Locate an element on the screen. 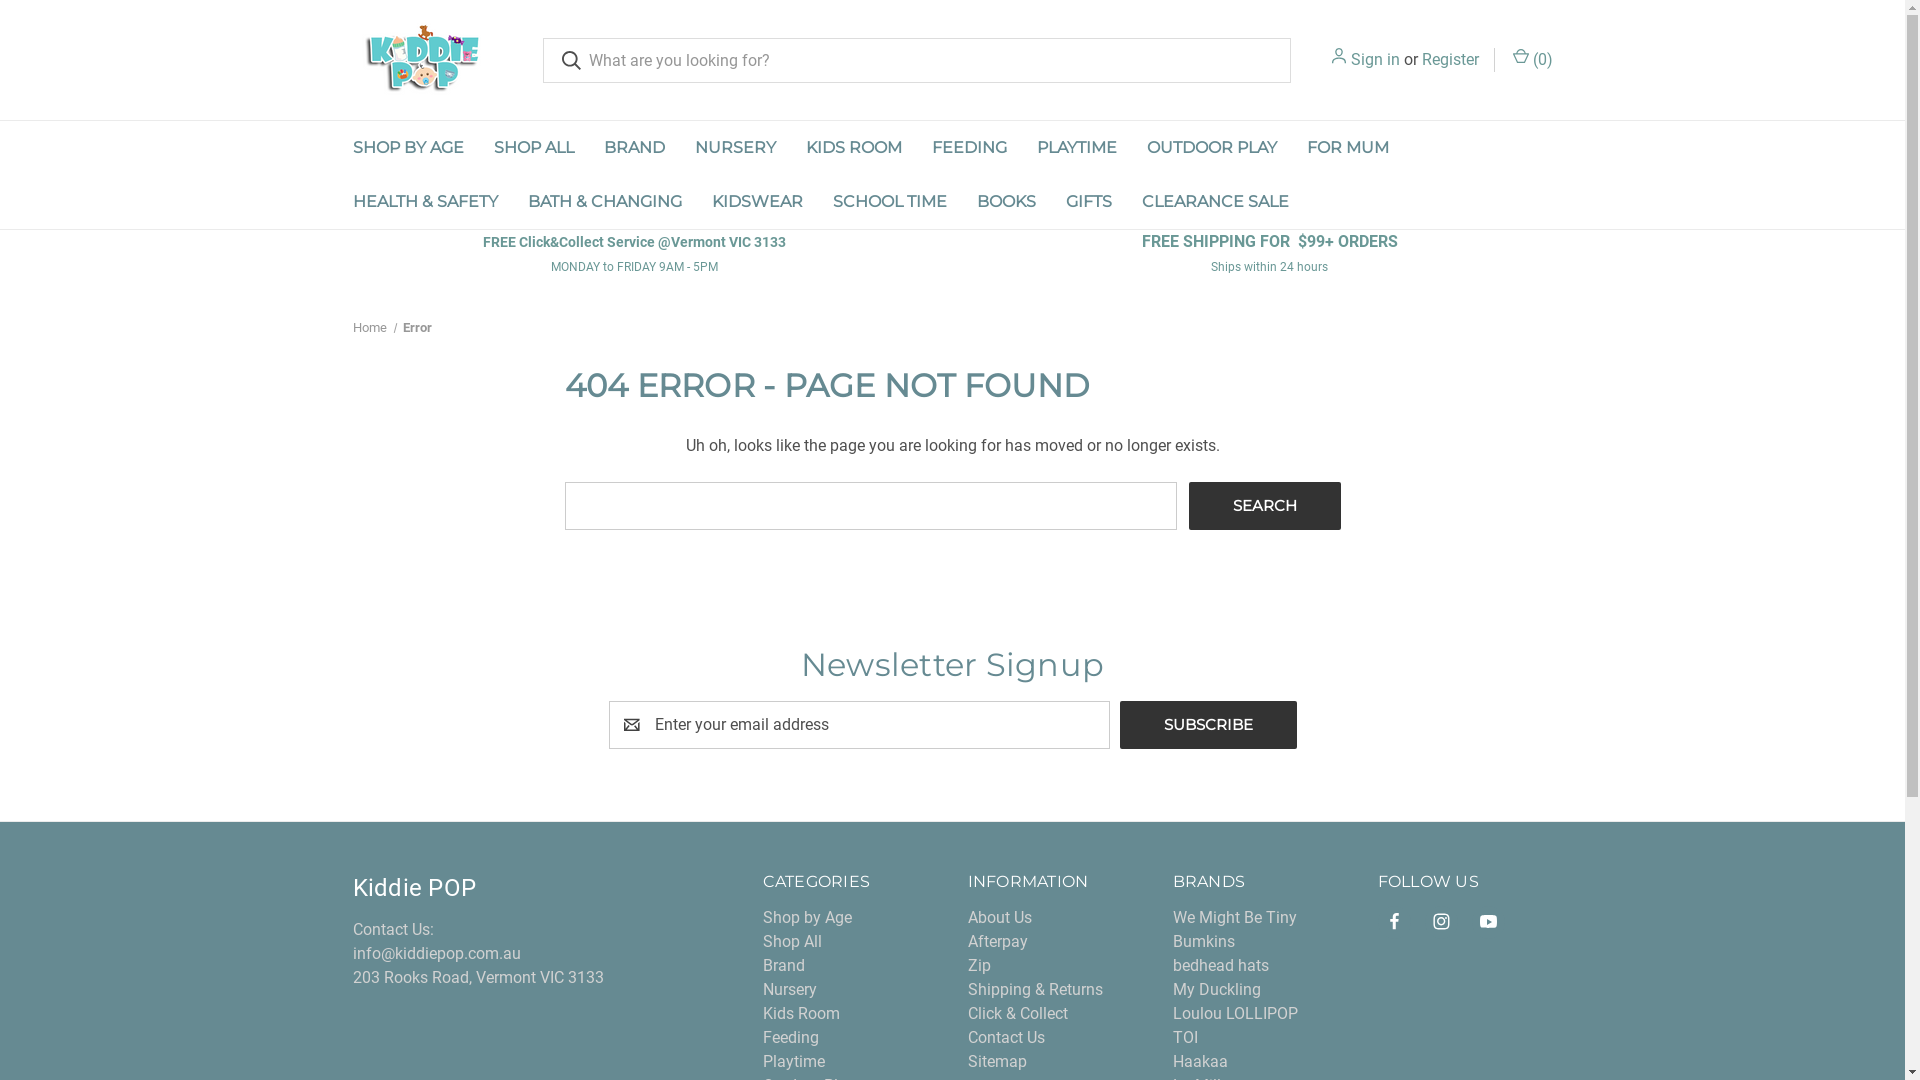 The width and height of the screenshot is (1920, 1080). 'bedhead hats' is located at coordinates (1219, 964).